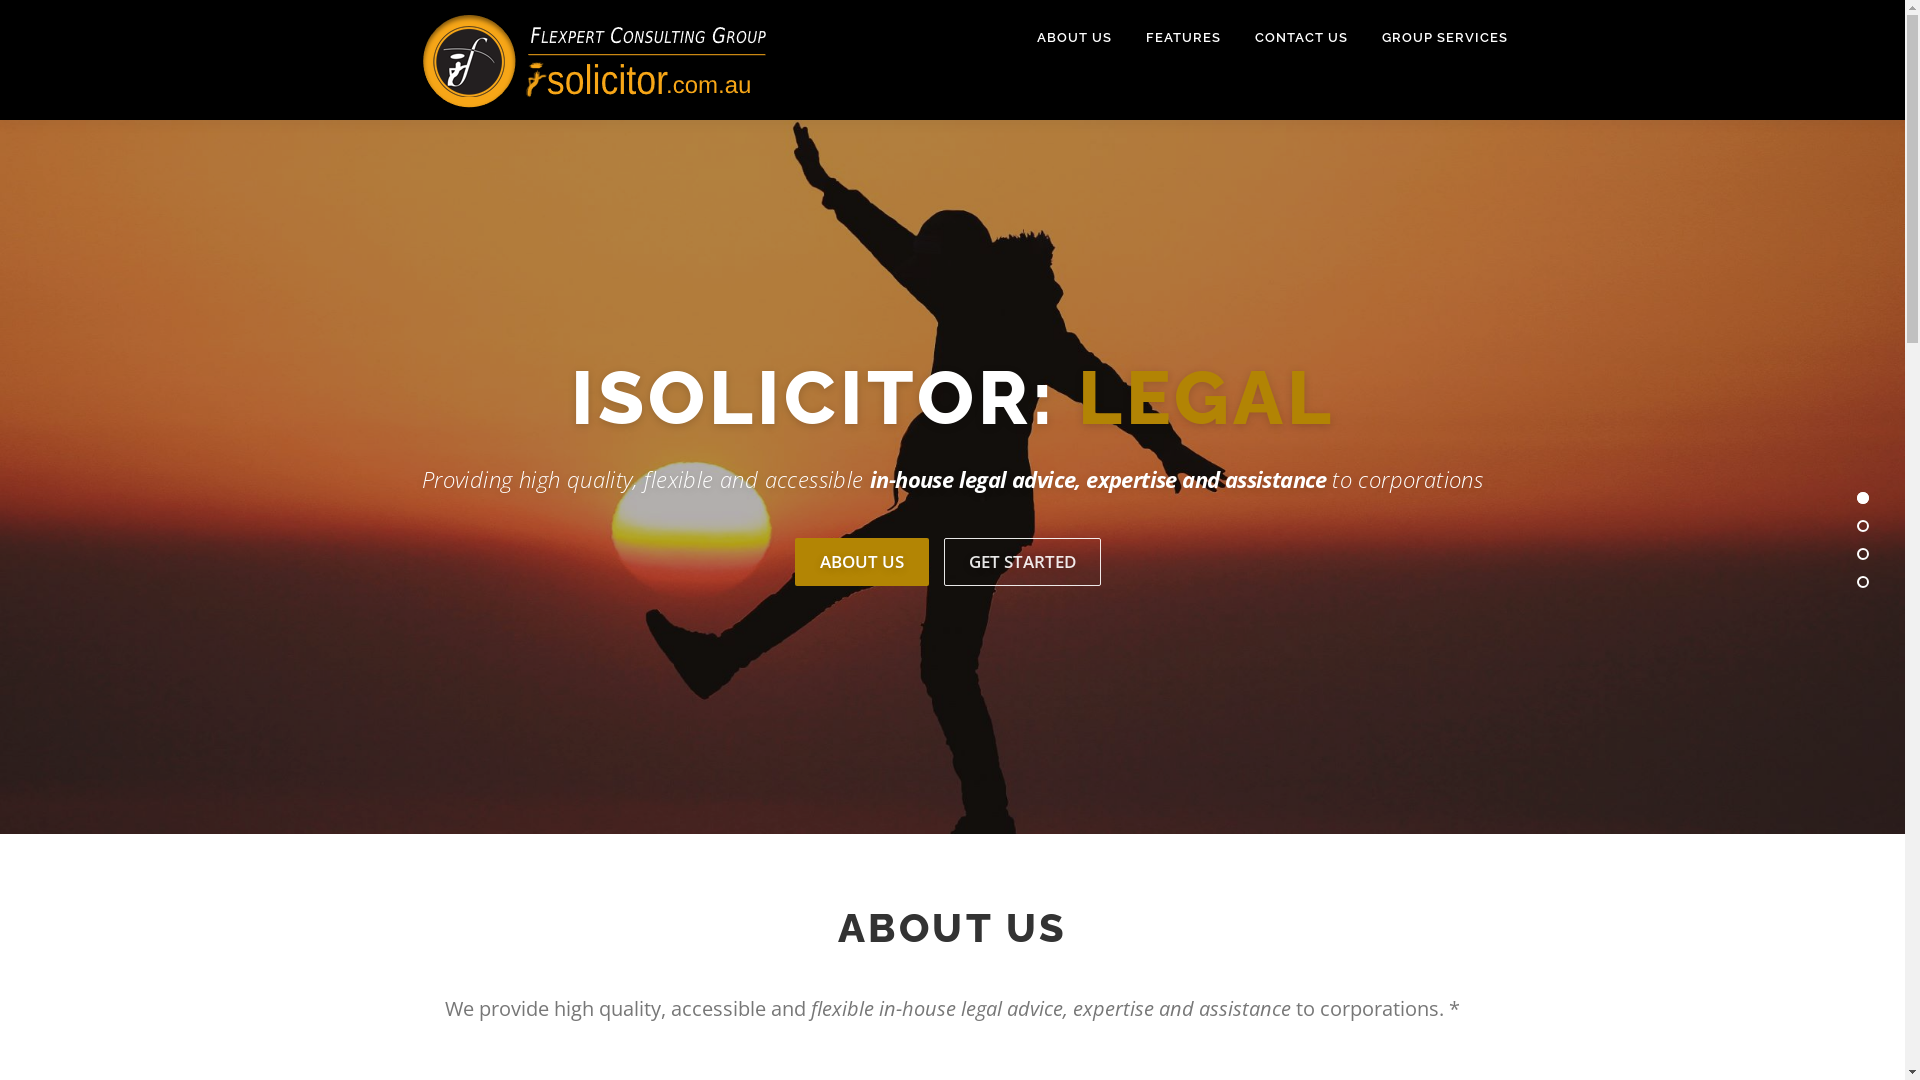 The width and height of the screenshot is (1920, 1080). What do you see at coordinates (1182, 37) in the screenshot?
I see `'FEATURES'` at bounding box center [1182, 37].